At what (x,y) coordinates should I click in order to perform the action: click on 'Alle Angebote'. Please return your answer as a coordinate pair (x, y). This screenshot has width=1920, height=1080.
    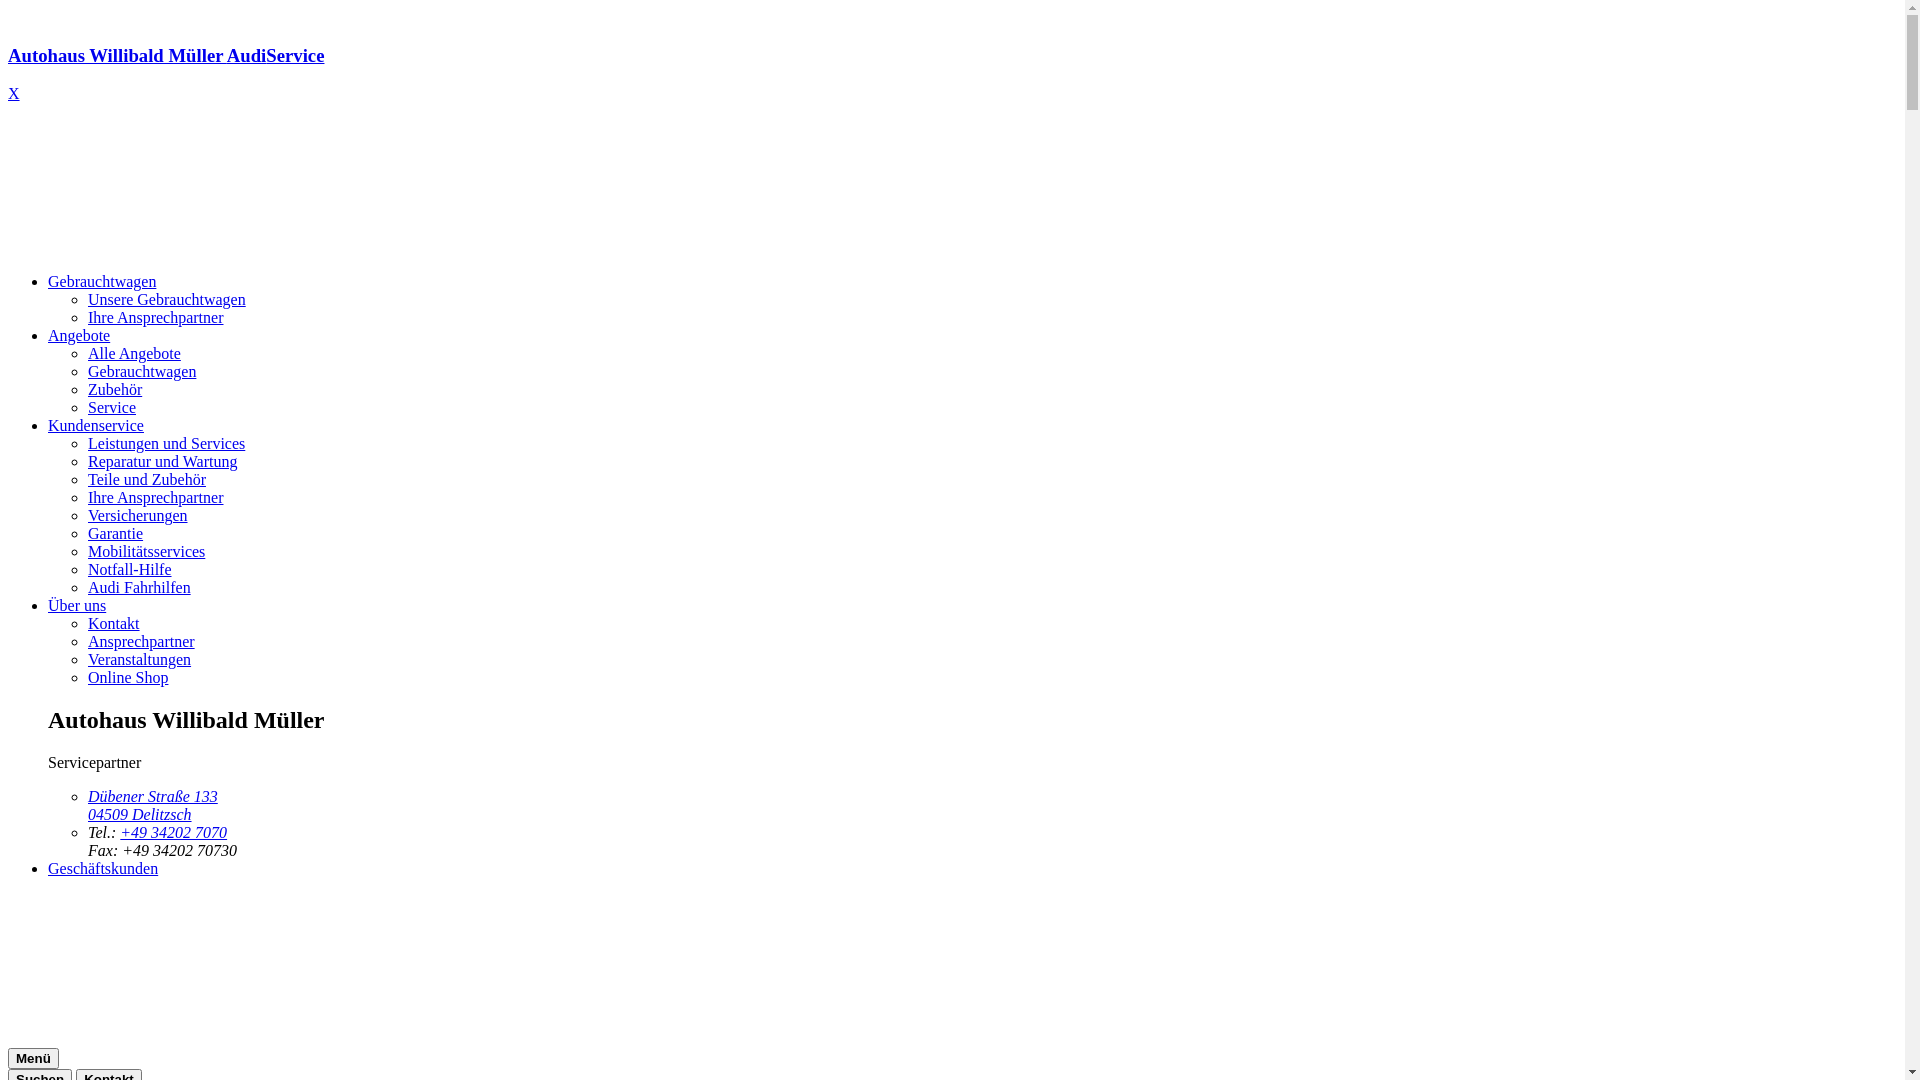
    Looking at the image, I should click on (86, 352).